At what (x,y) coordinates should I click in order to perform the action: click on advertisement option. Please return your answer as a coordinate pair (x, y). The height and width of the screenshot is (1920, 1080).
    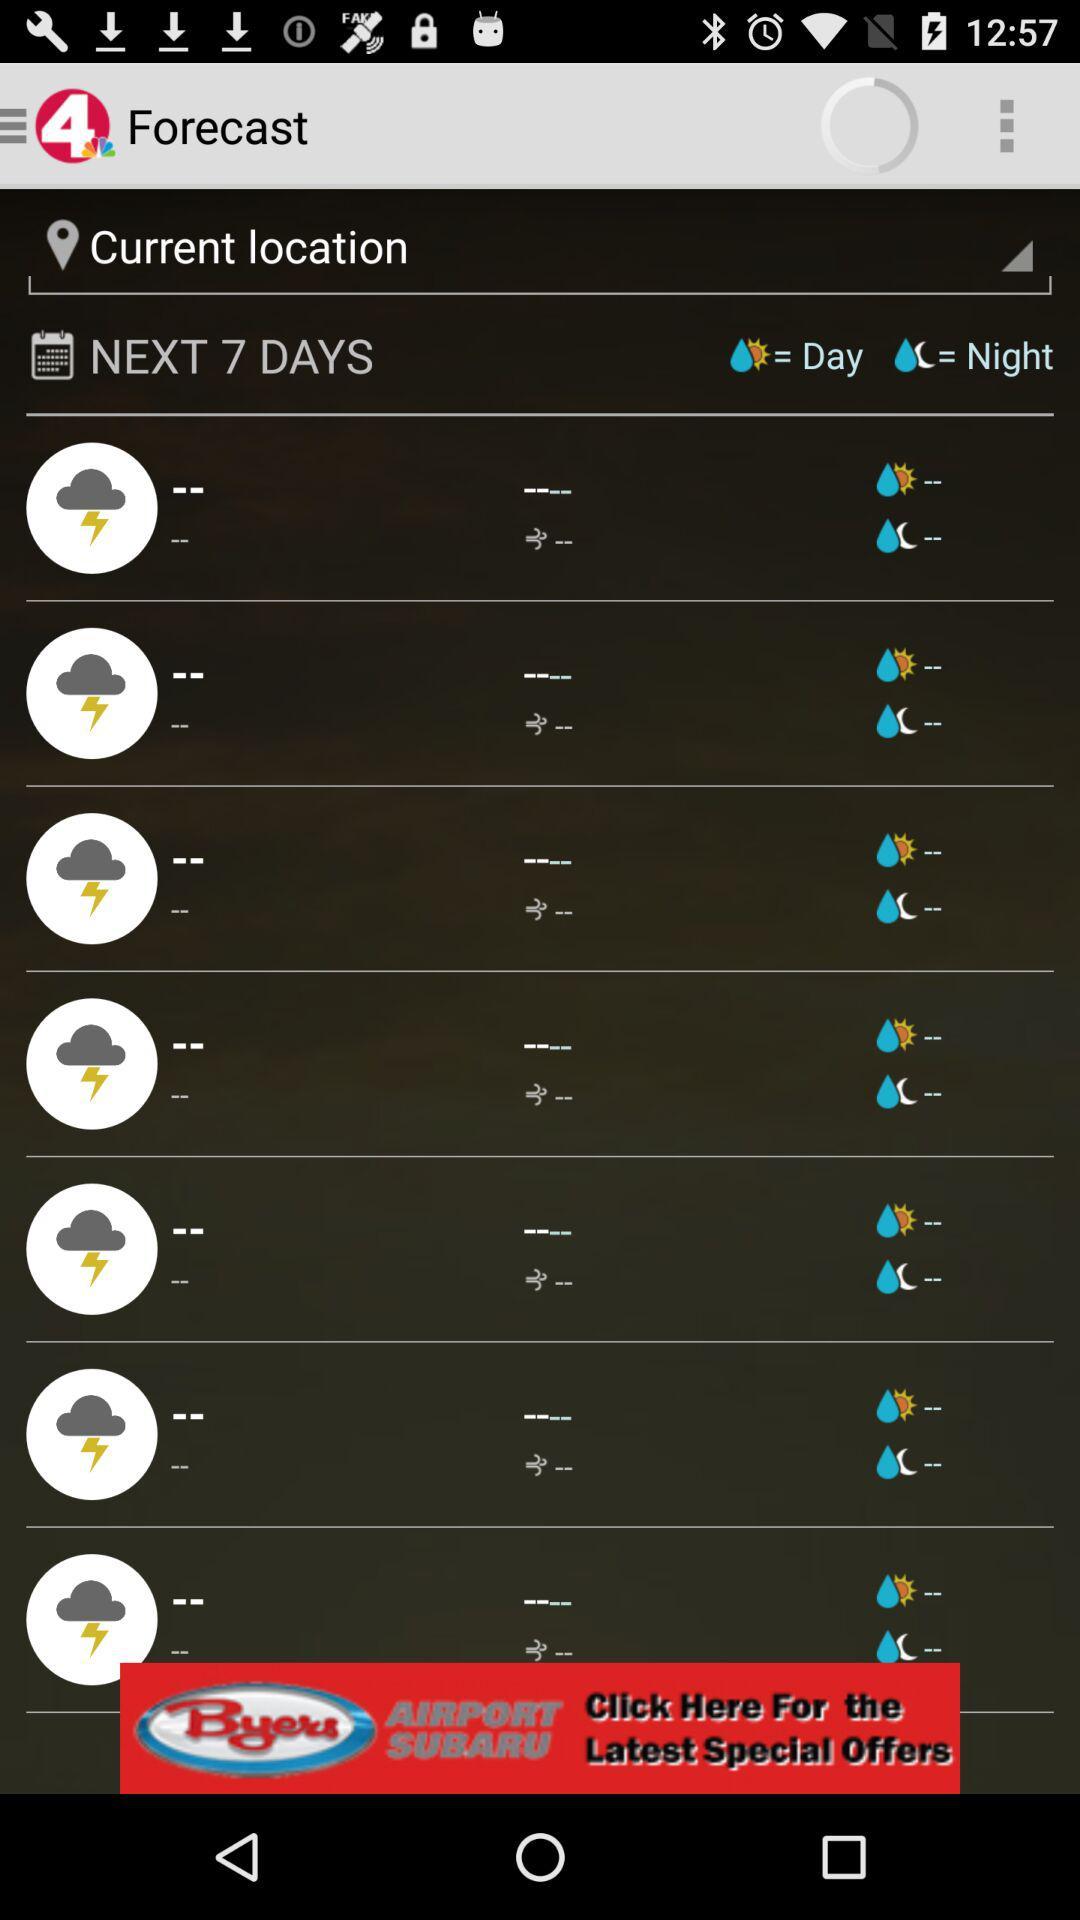
    Looking at the image, I should click on (540, 1727).